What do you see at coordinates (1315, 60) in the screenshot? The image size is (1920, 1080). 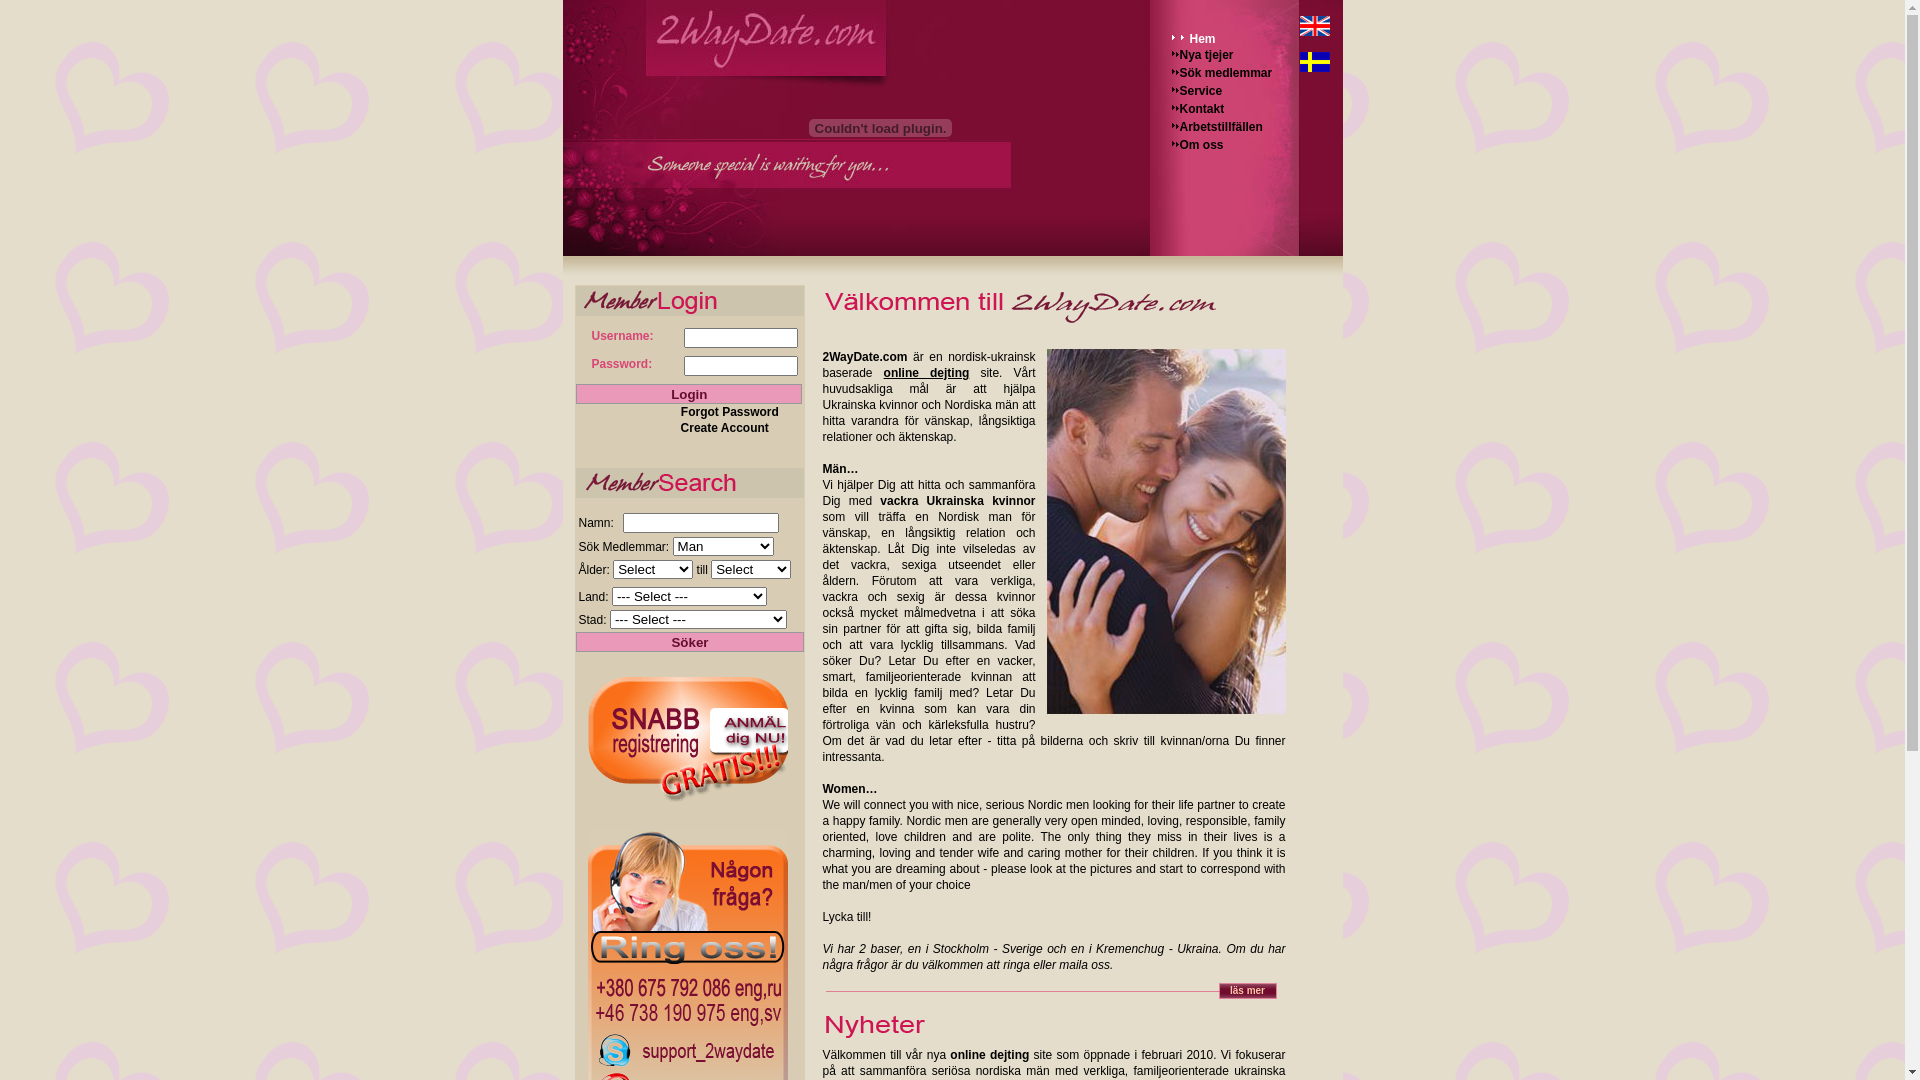 I see `'Sweden'` at bounding box center [1315, 60].